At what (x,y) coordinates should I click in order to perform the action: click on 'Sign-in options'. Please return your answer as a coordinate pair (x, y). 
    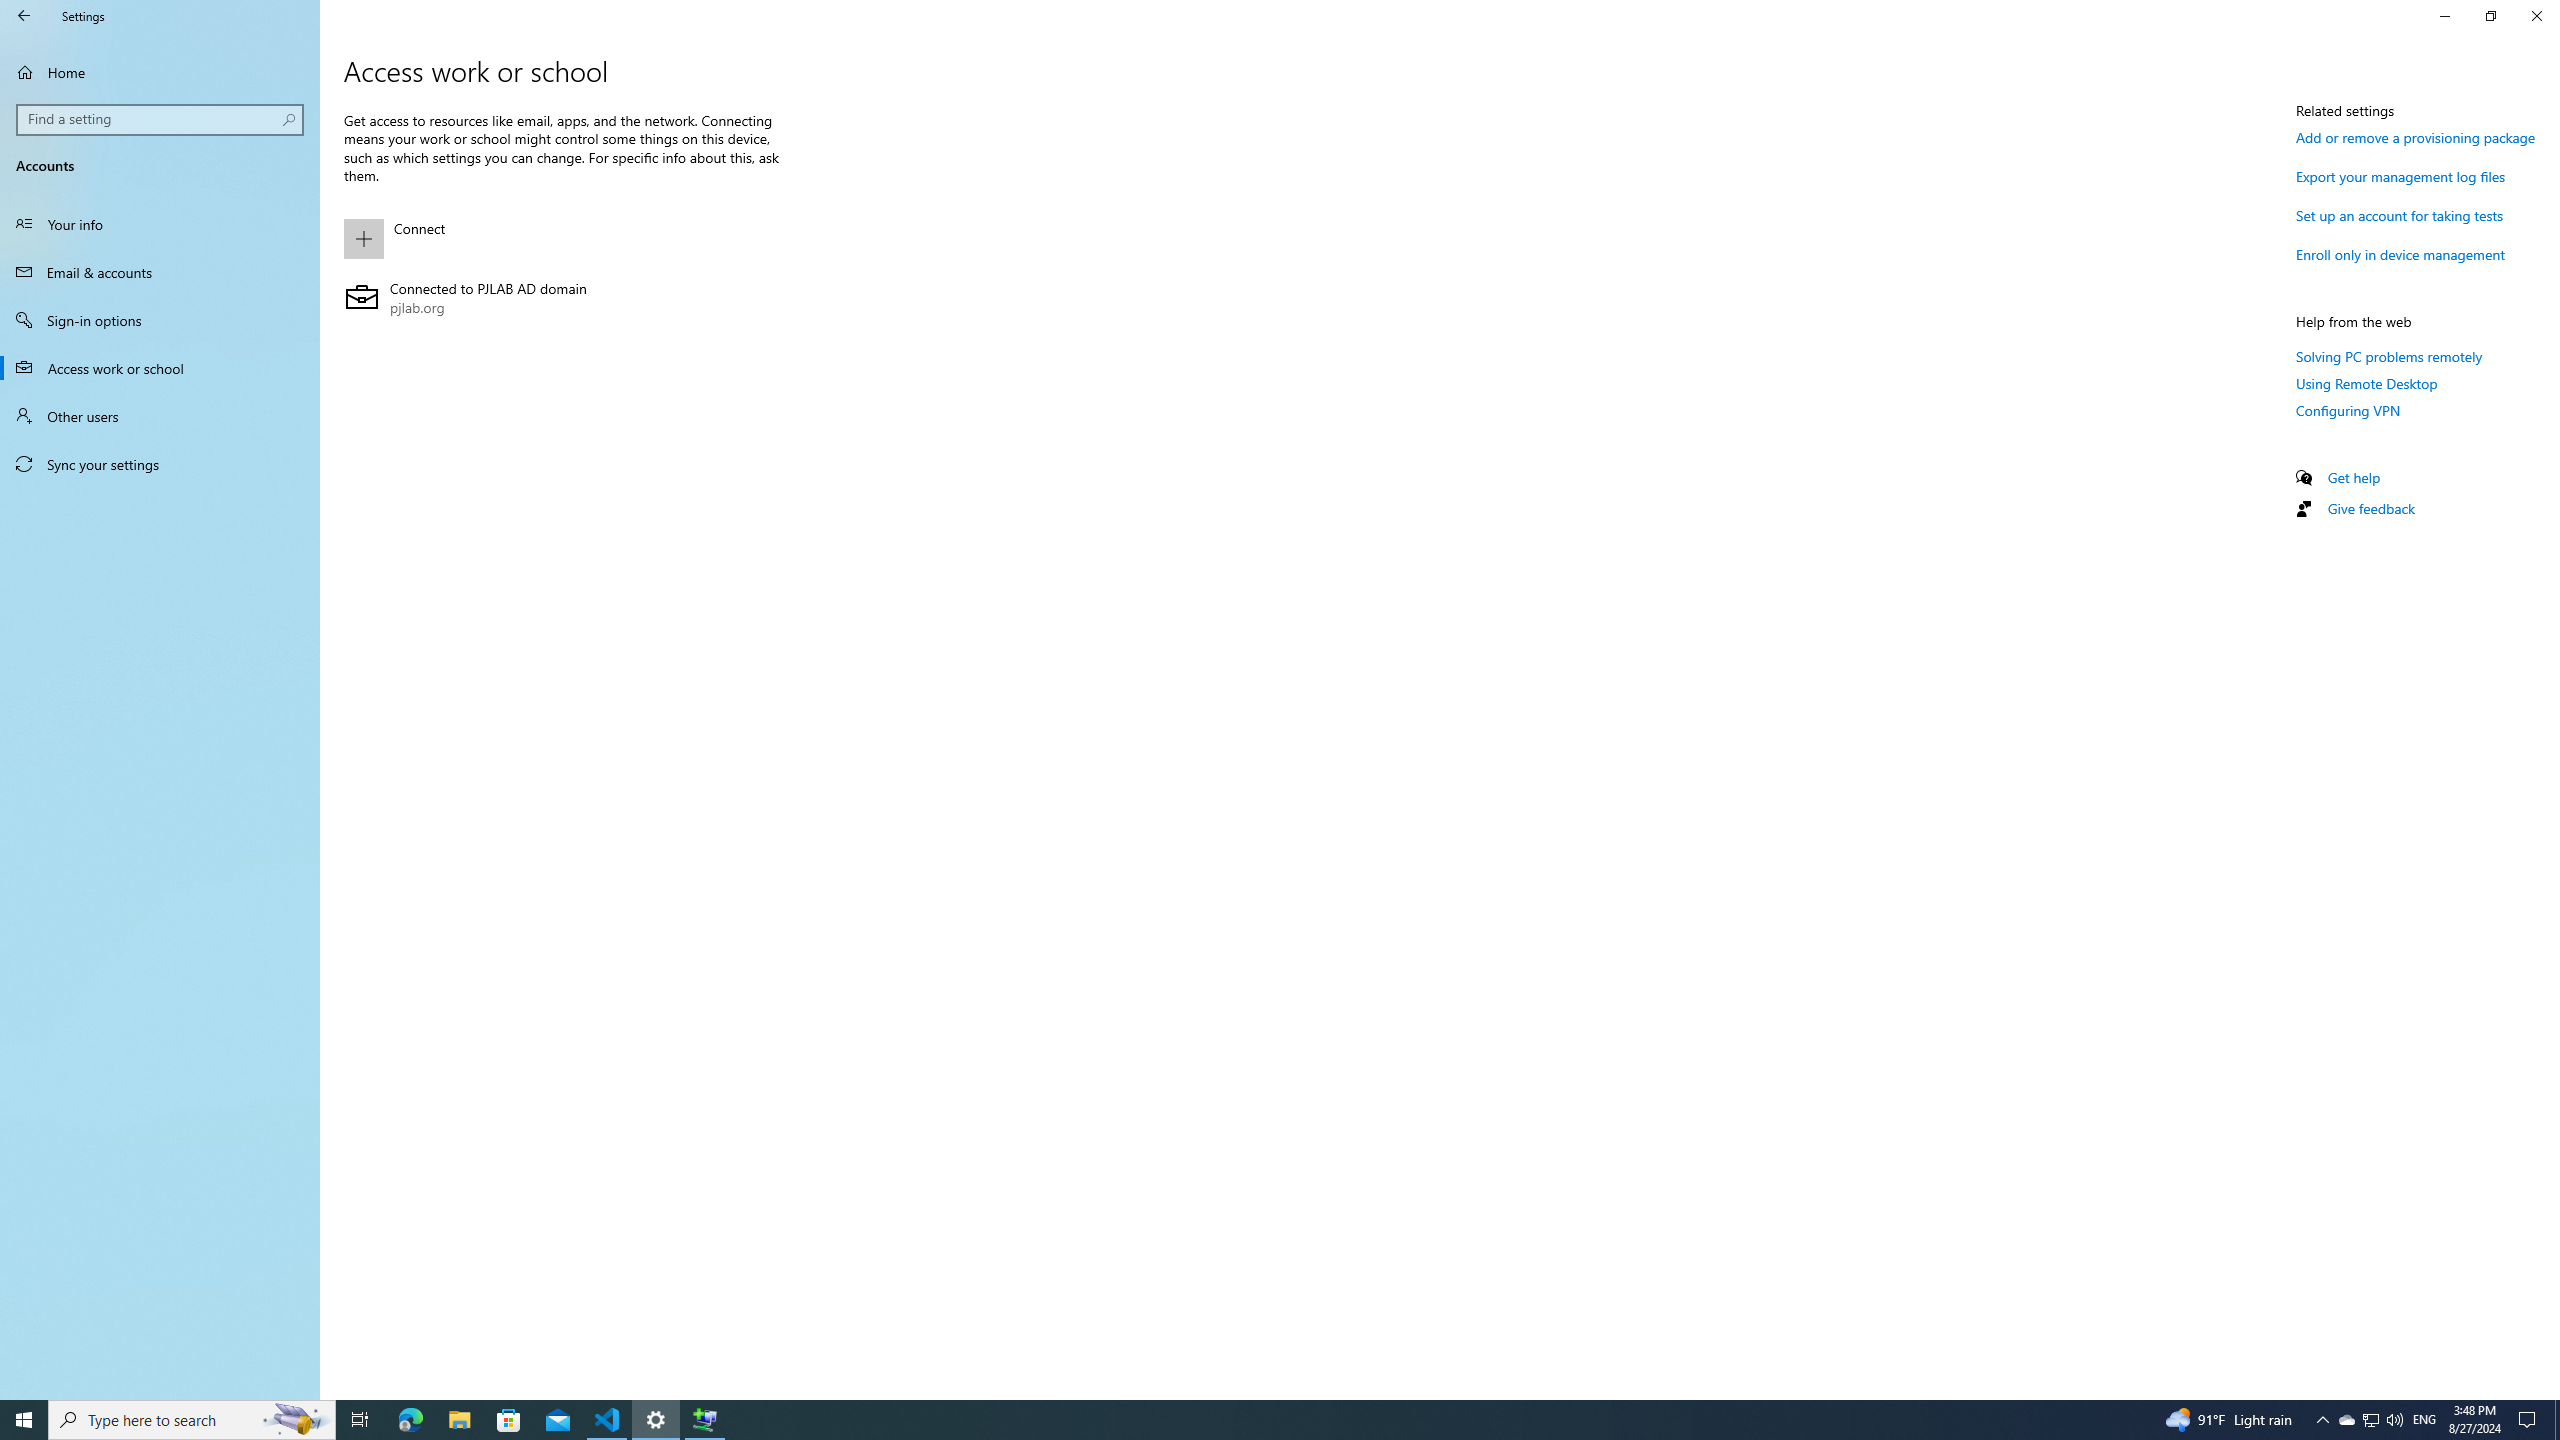
    Looking at the image, I should click on (159, 319).